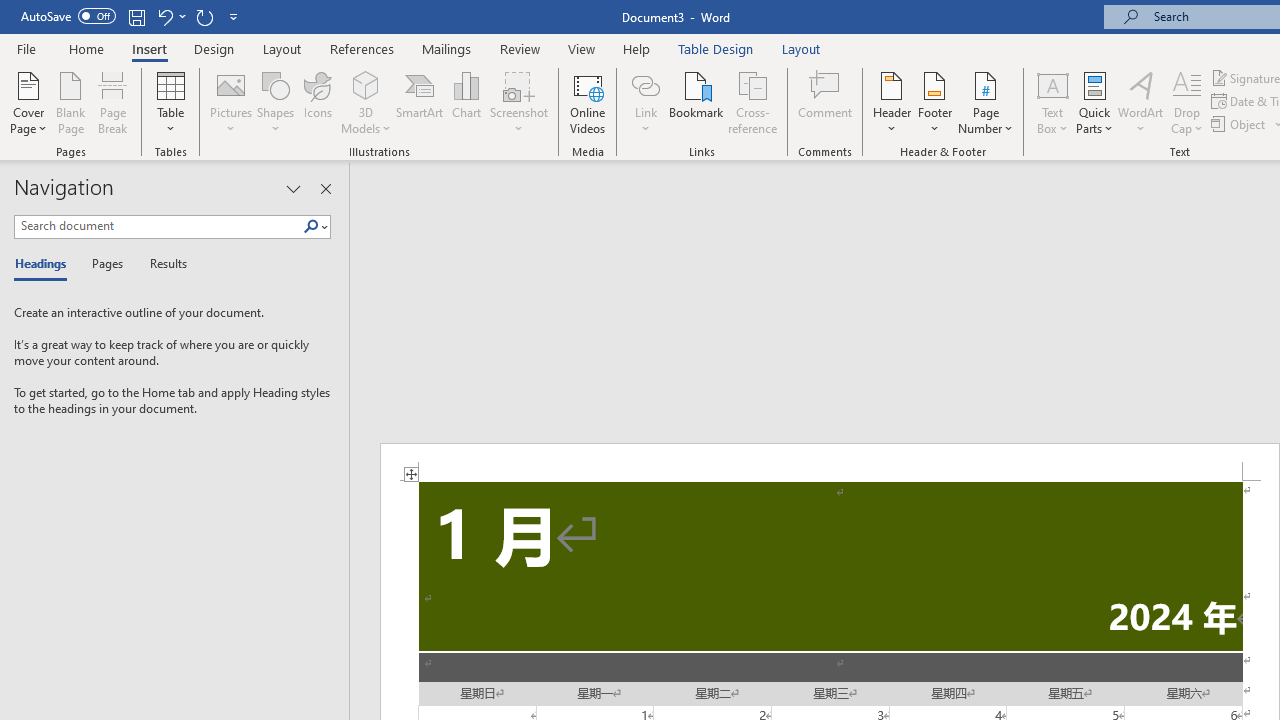  Describe the element at coordinates (716, 48) in the screenshot. I see `'Table Design'` at that location.